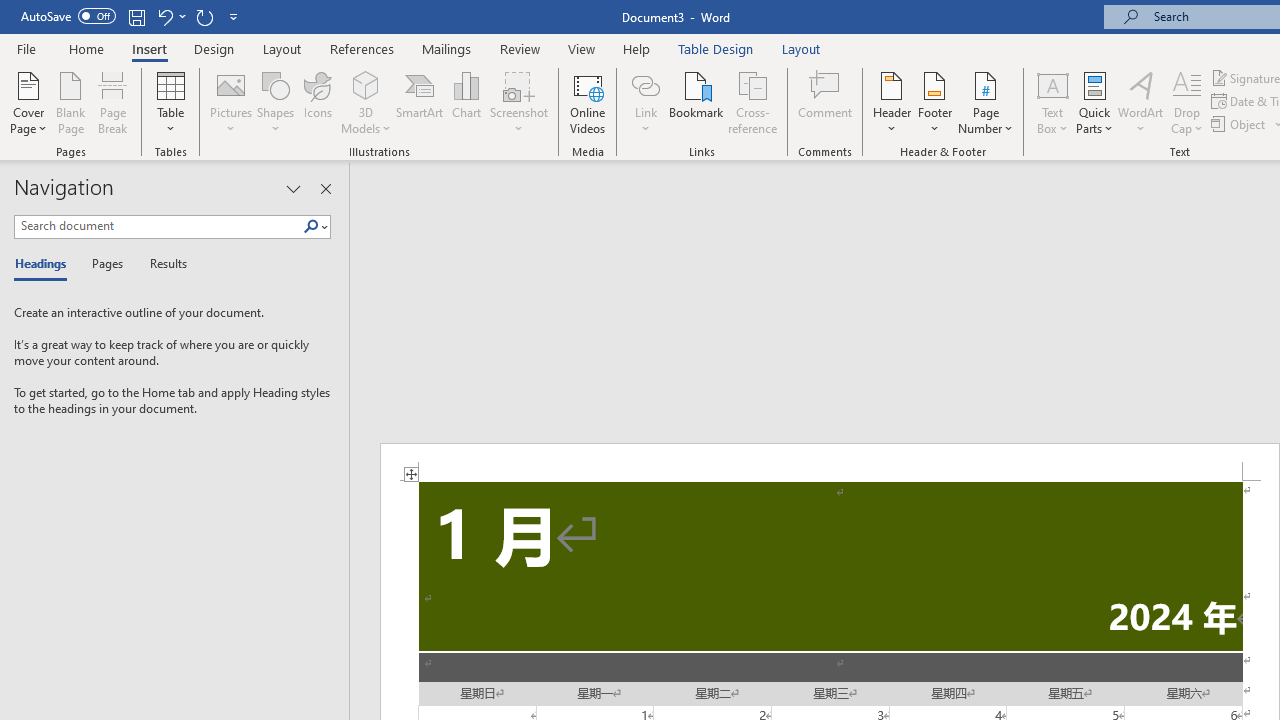  Describe the element at coordinates (716, 48) in the screenshot. I see `'Table Design'` at that location.